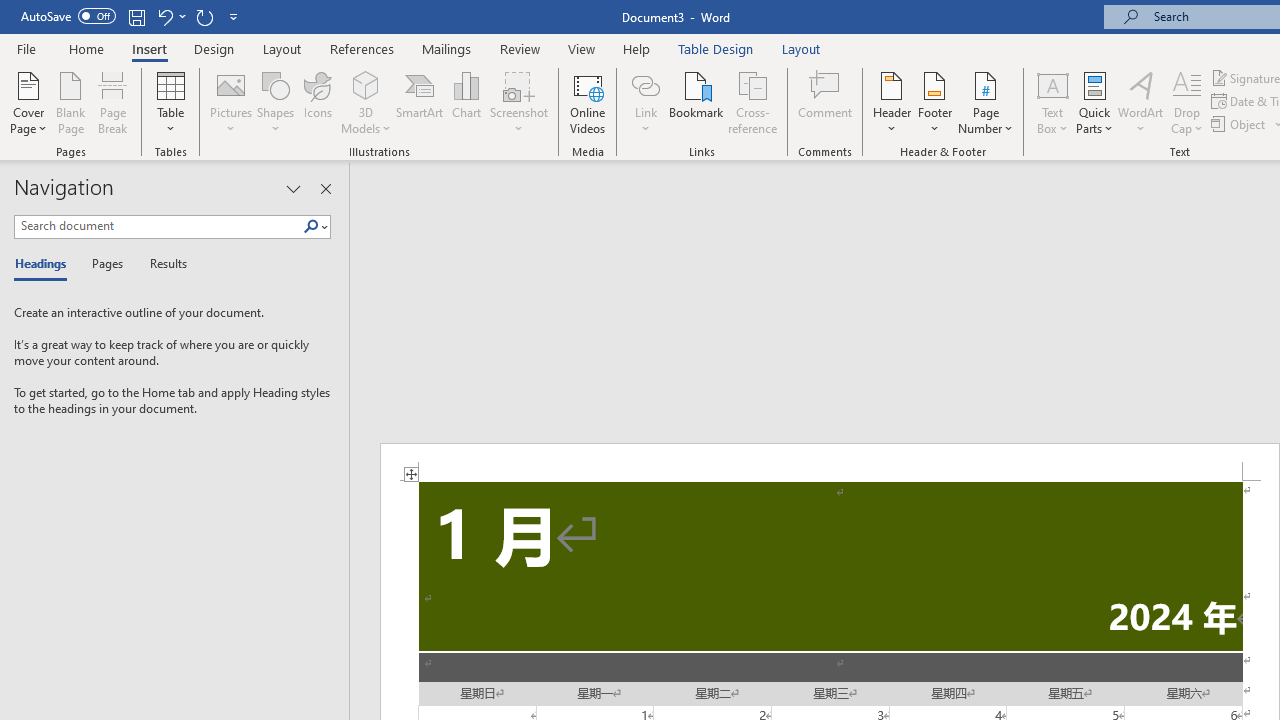  Describe the element at coordinates (716, 48) in the screenshot. I see `'Table Design'` at that location.